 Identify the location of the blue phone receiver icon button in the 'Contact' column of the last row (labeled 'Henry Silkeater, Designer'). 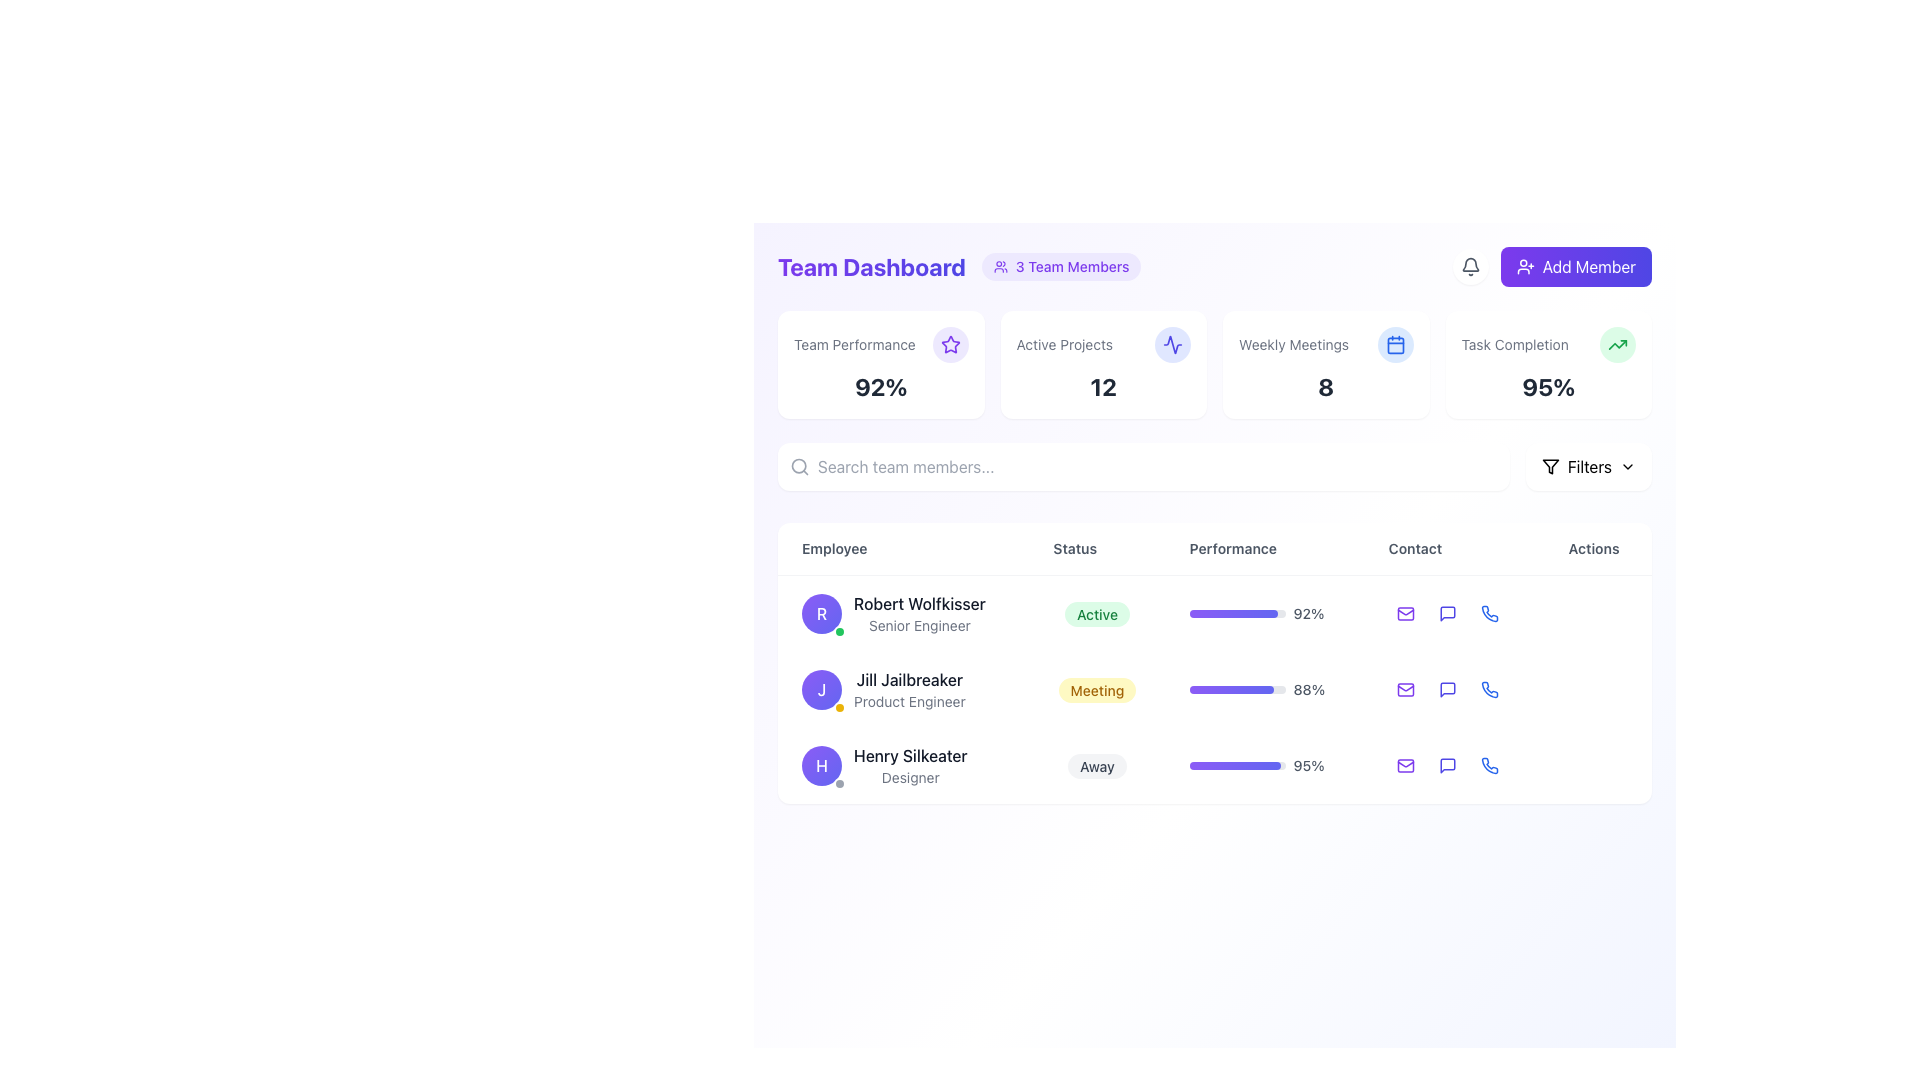
(1489, 765).